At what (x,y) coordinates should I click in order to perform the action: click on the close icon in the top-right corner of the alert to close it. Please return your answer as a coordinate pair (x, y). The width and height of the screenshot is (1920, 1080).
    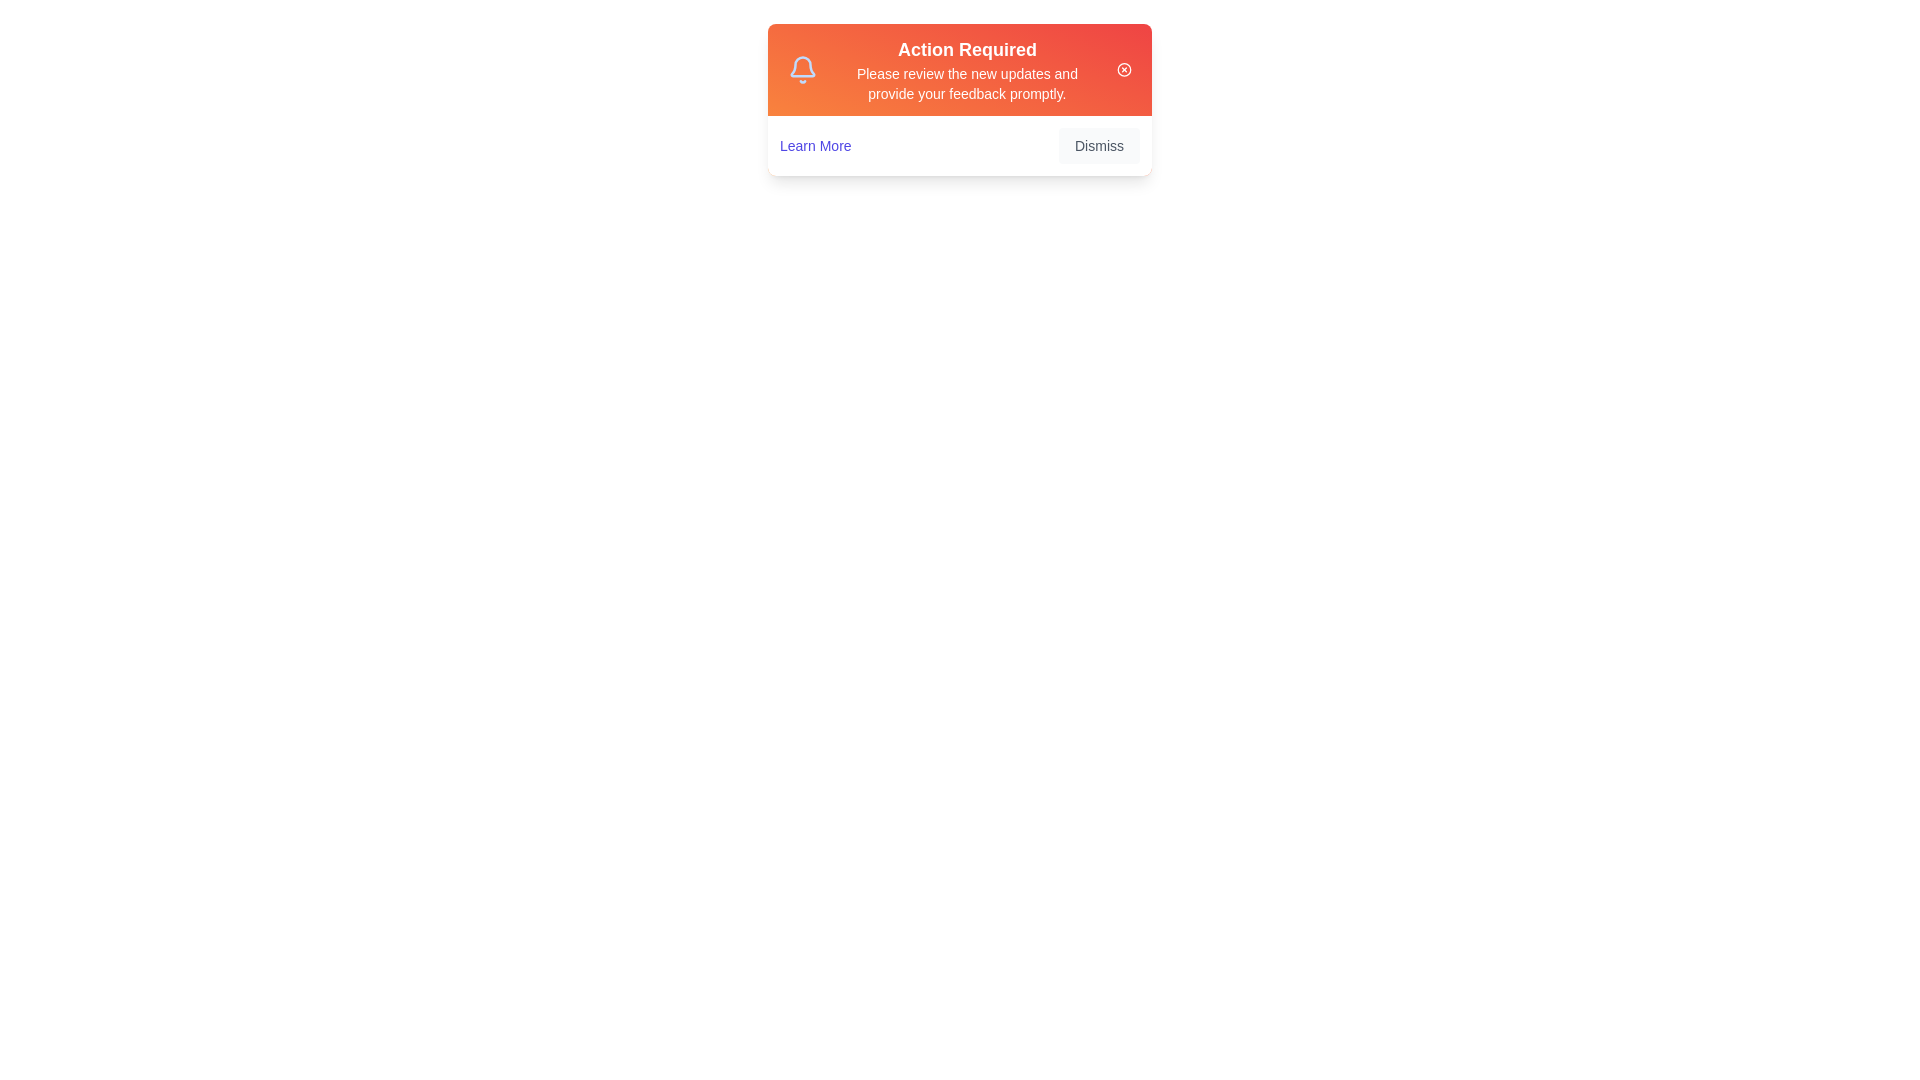
    Looking at the image, I should click on (1123, 68).